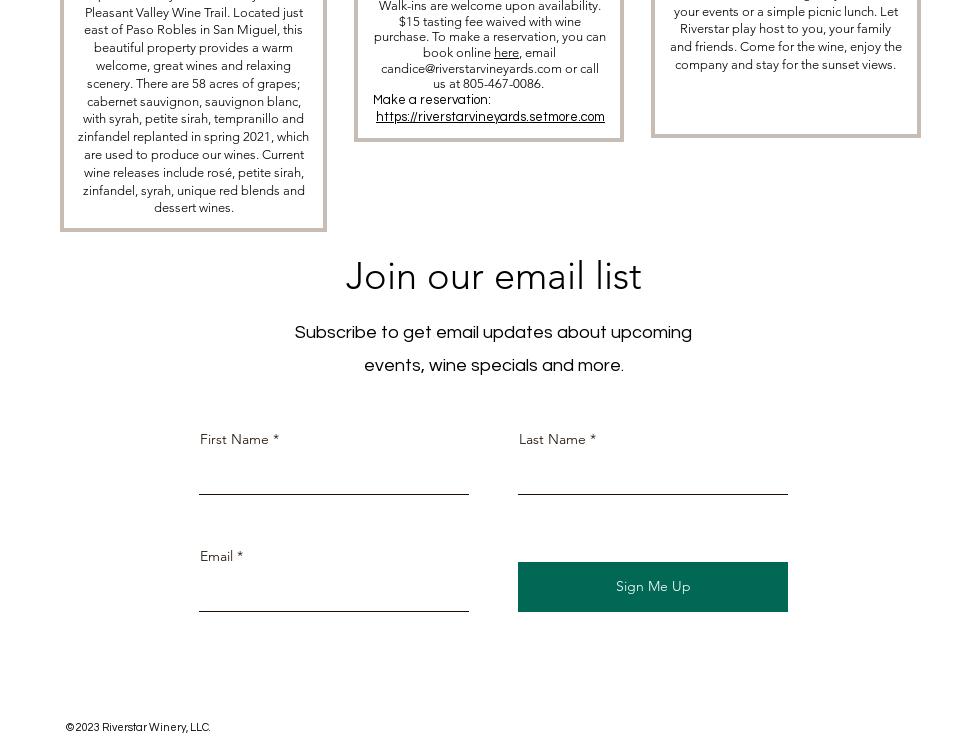 The image size is (980, 736). What do you see at coordinates (138, 726) in the screenshot?
I see `'© 2023 Riverstar Winery, LLC.'` at bounding box center [138, 726].